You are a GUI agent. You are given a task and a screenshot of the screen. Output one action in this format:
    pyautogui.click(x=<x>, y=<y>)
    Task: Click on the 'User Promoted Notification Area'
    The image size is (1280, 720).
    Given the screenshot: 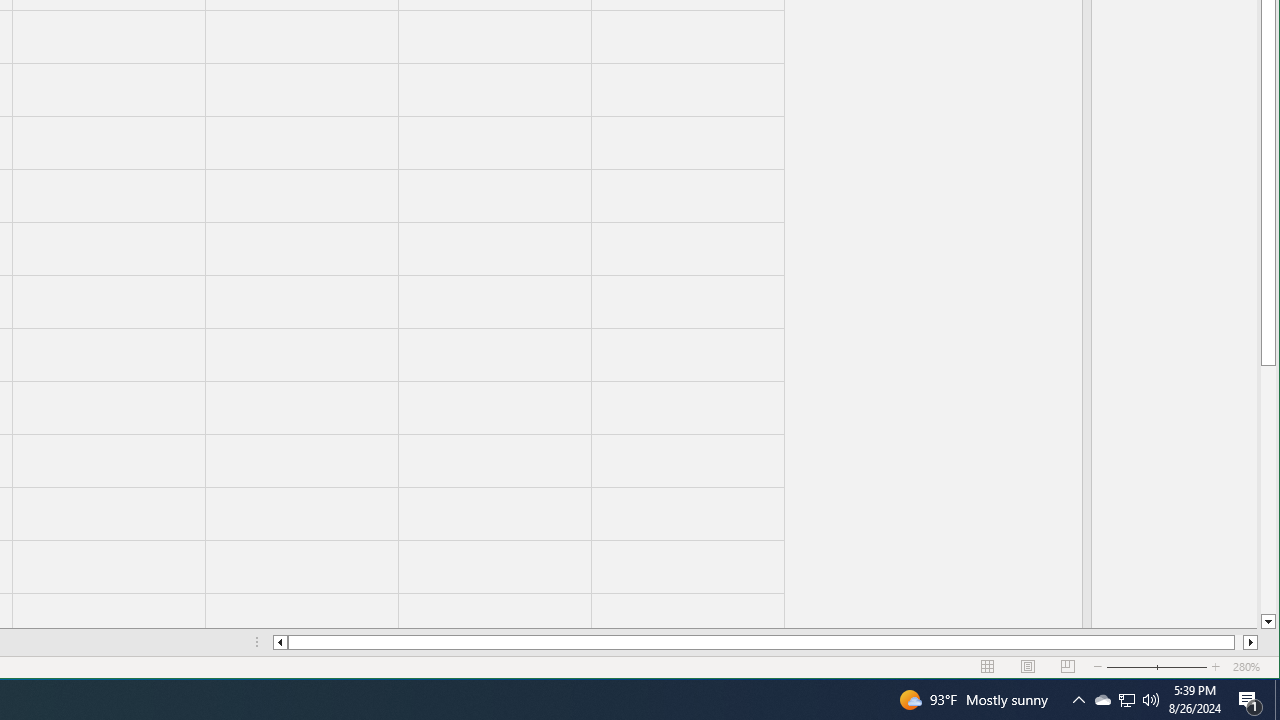 What is the action you would take?
    pyautogui.click(x=1151, y=698)
    